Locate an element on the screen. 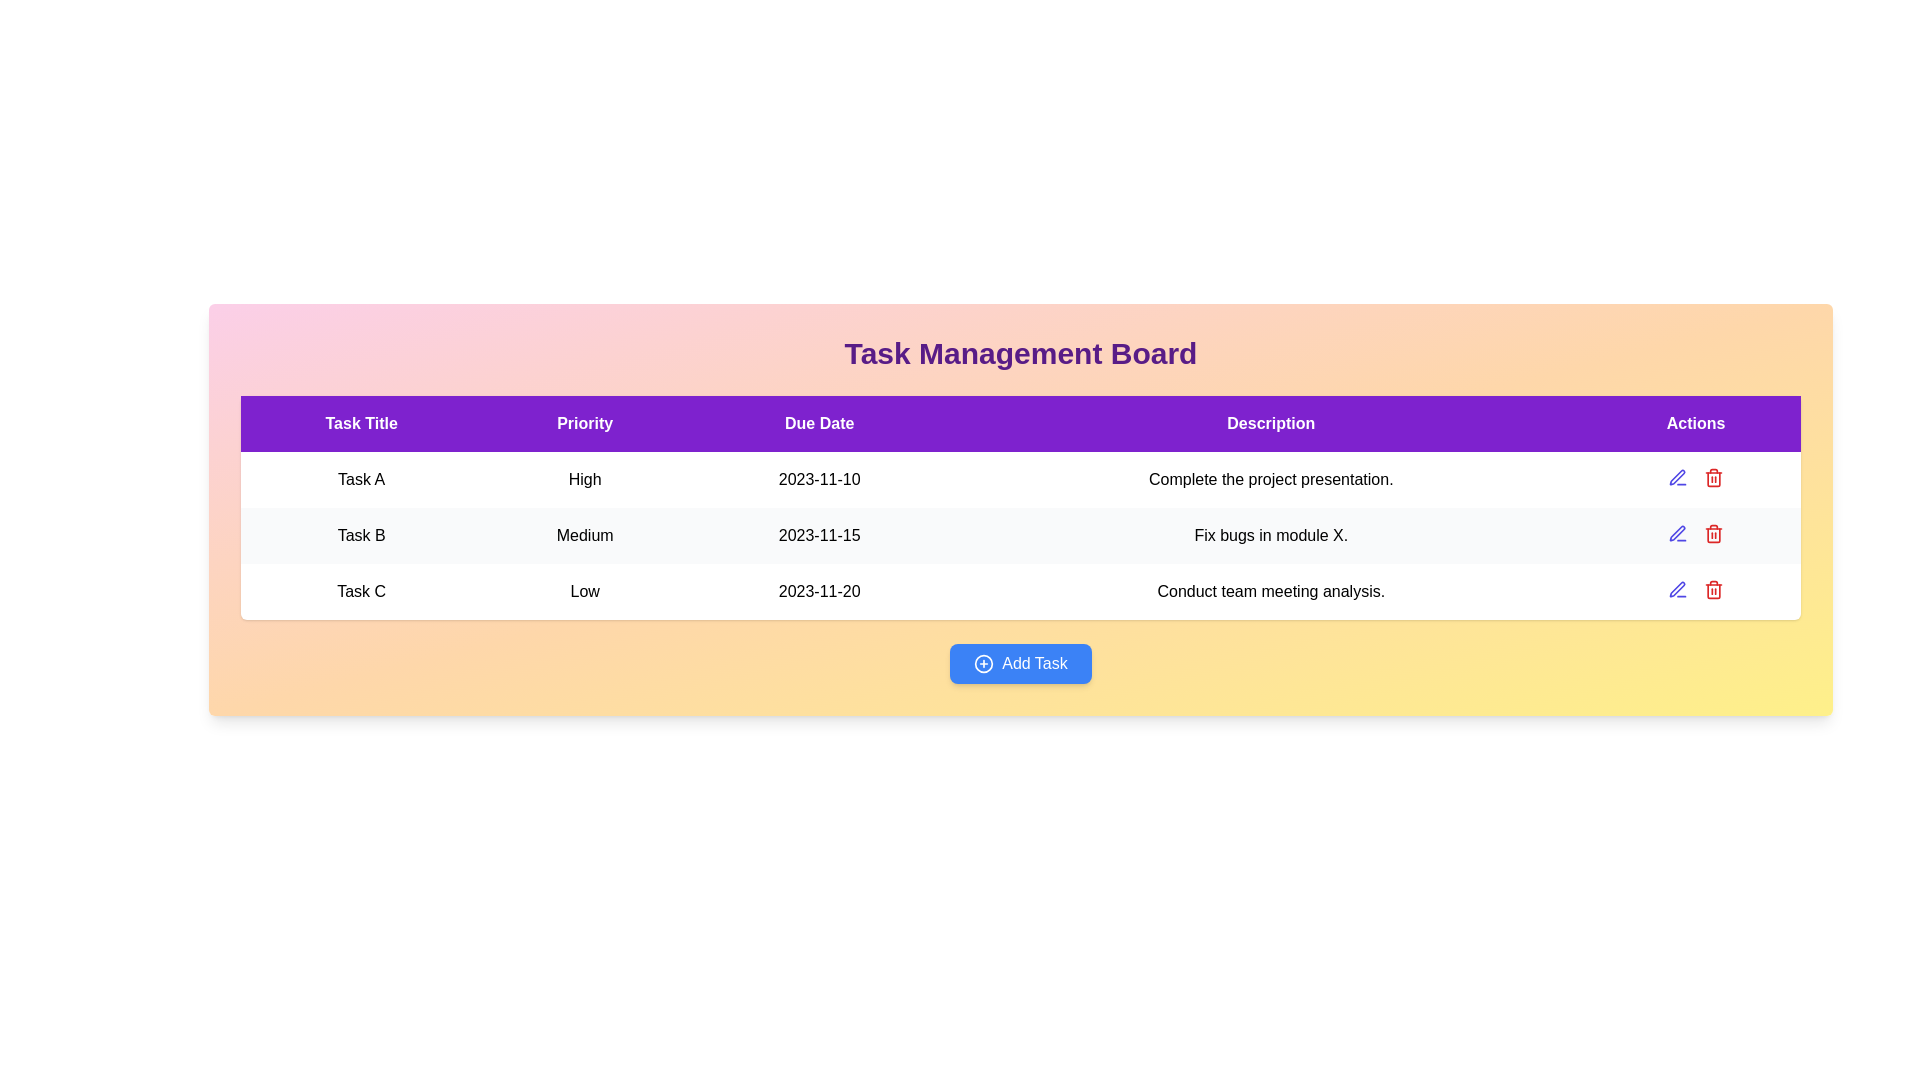 Image resolution: width=1920 pixels, height=1080 pixels. the second row of the task table, located between 'Task A' and 'Task C', to use related icons for further actions like editing or deleting is located at coordinates (1021, 535).